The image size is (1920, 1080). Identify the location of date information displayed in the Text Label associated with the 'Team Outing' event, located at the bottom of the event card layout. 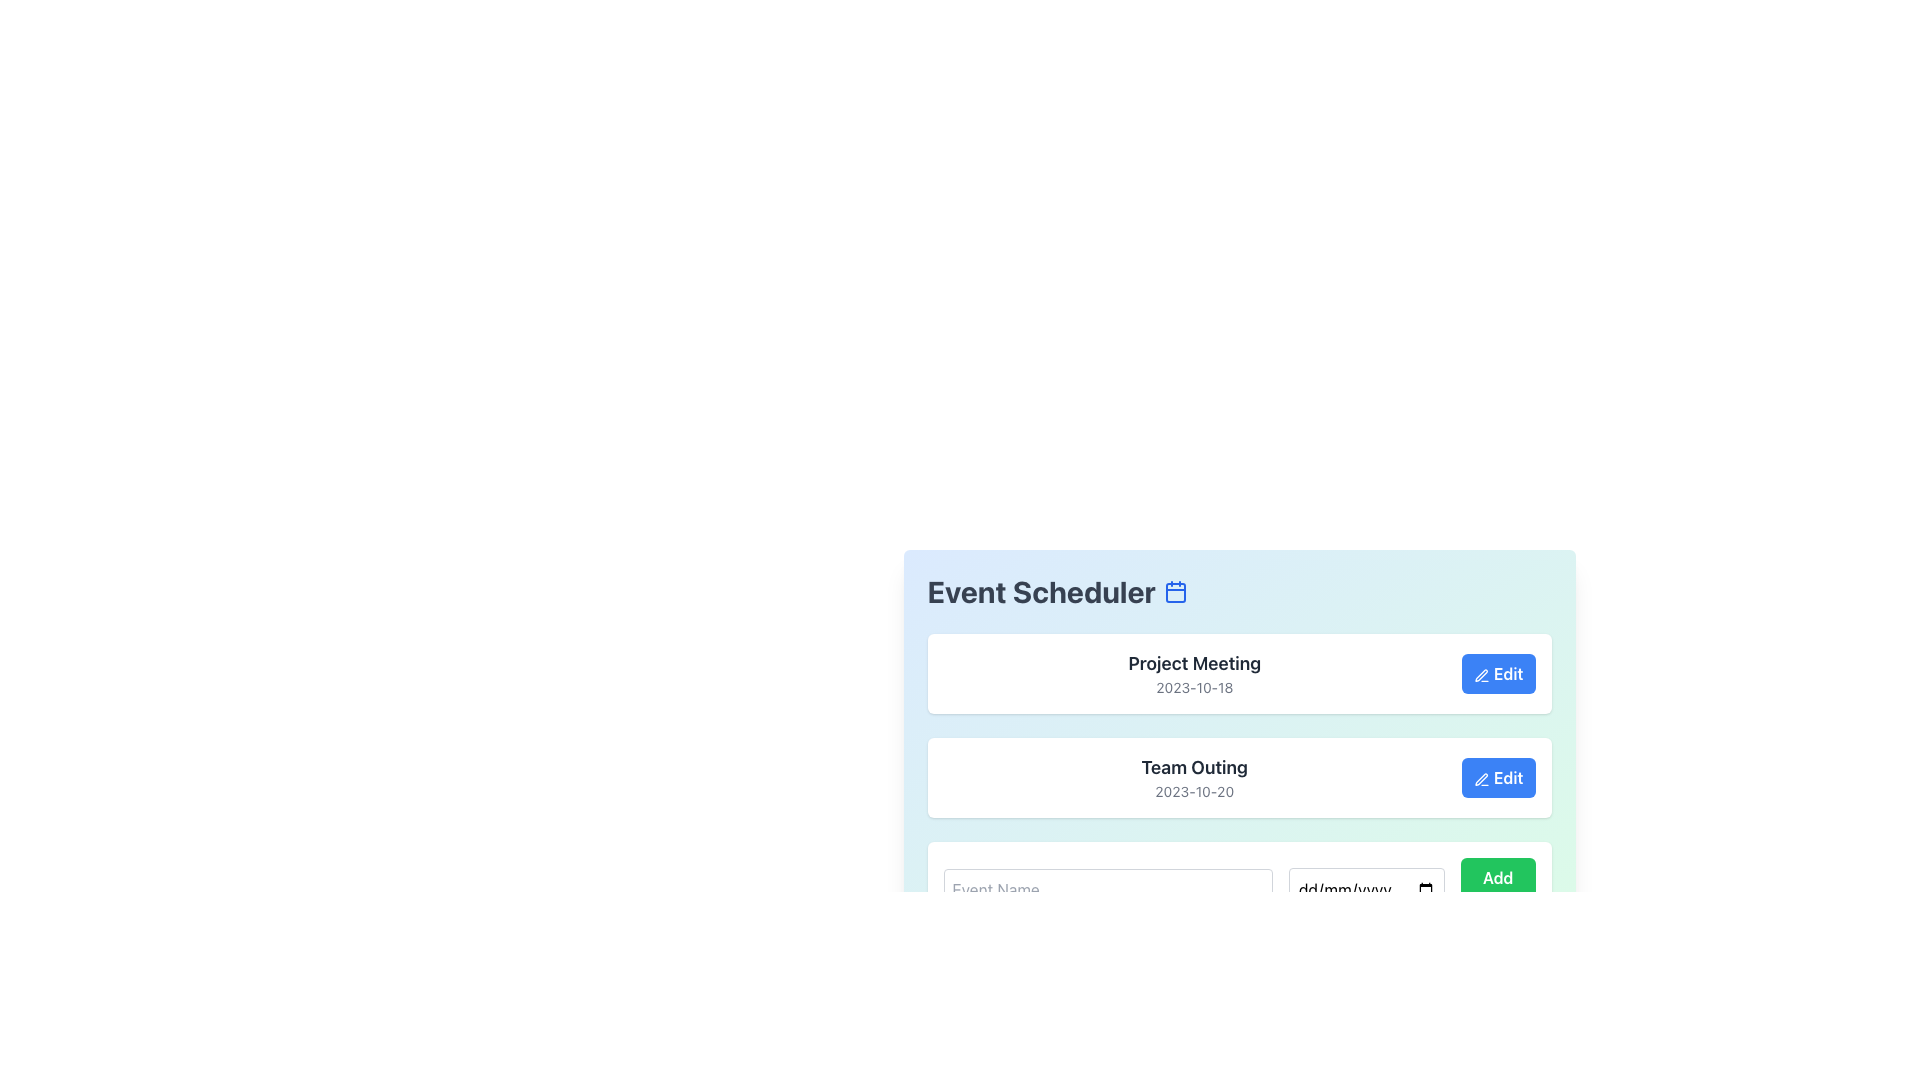
(1194, 790).